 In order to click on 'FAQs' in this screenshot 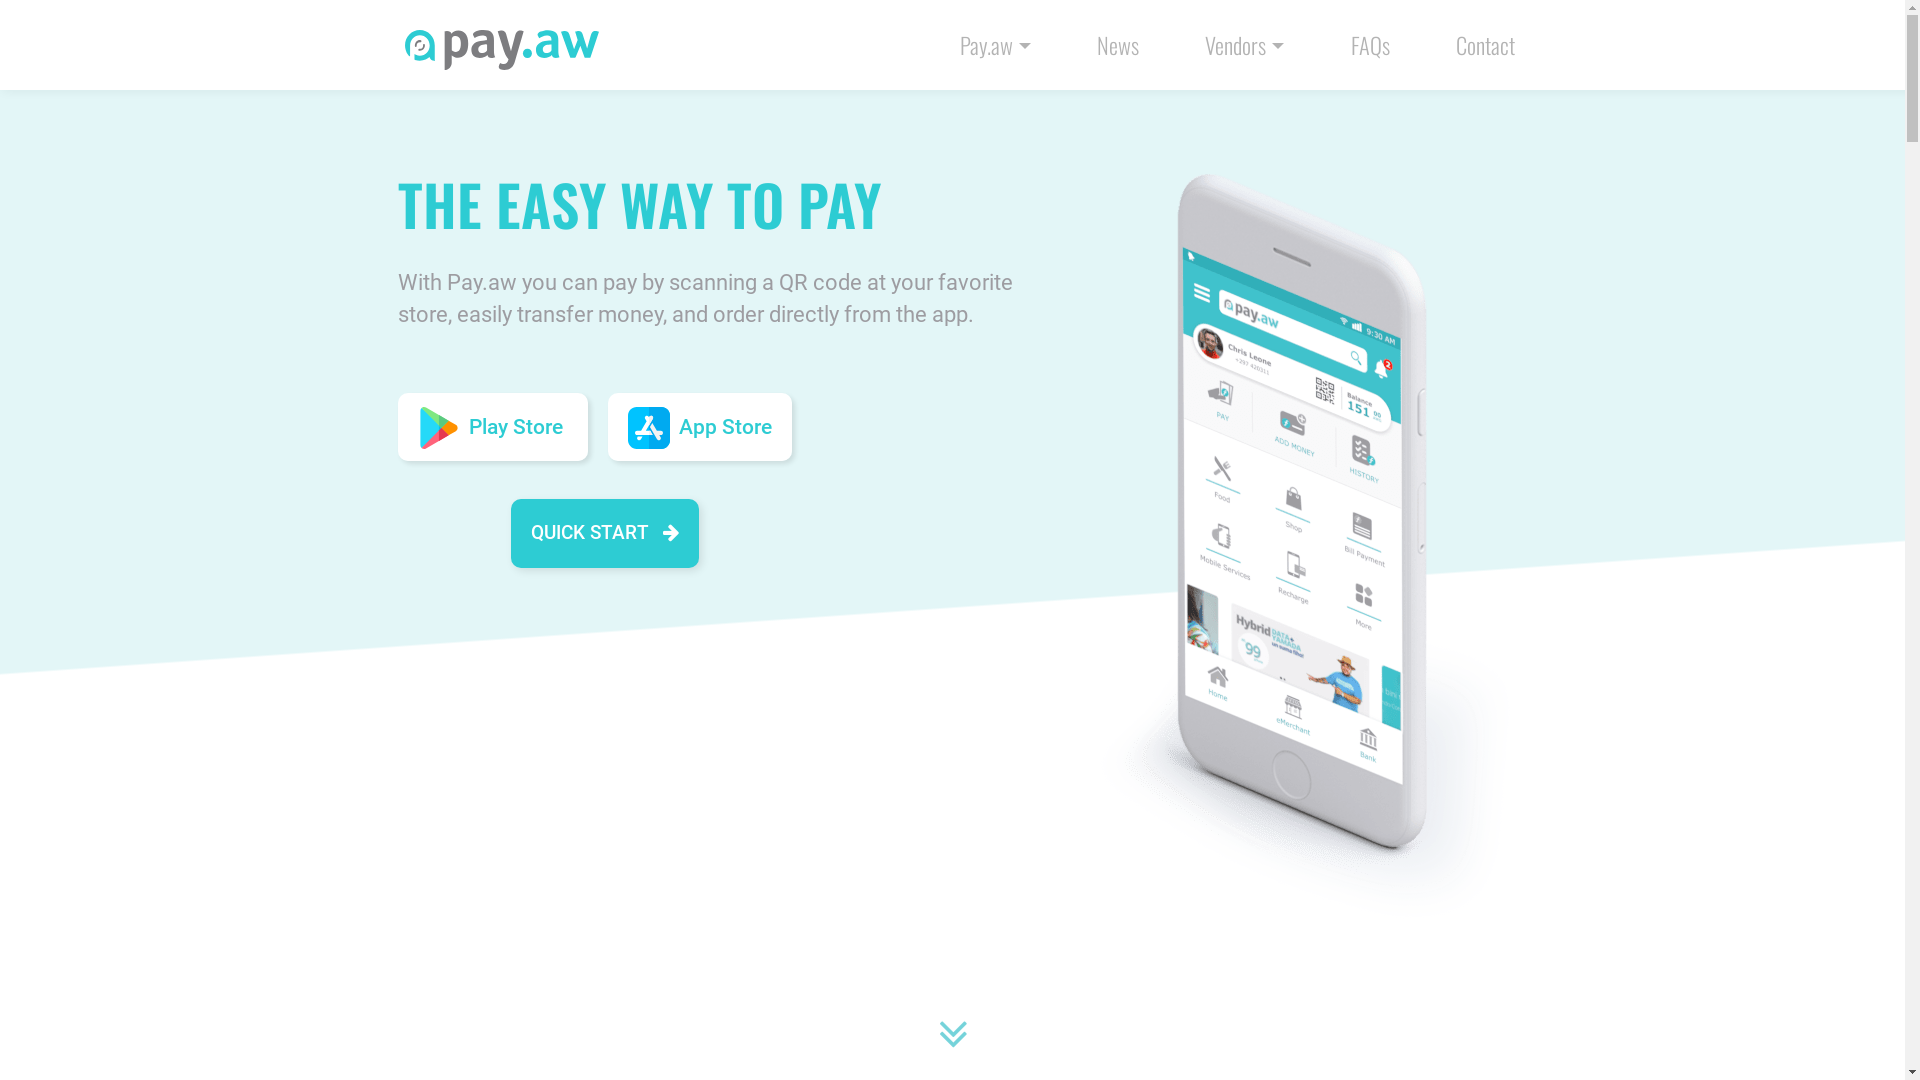, I will do `click(1369, 44)`.